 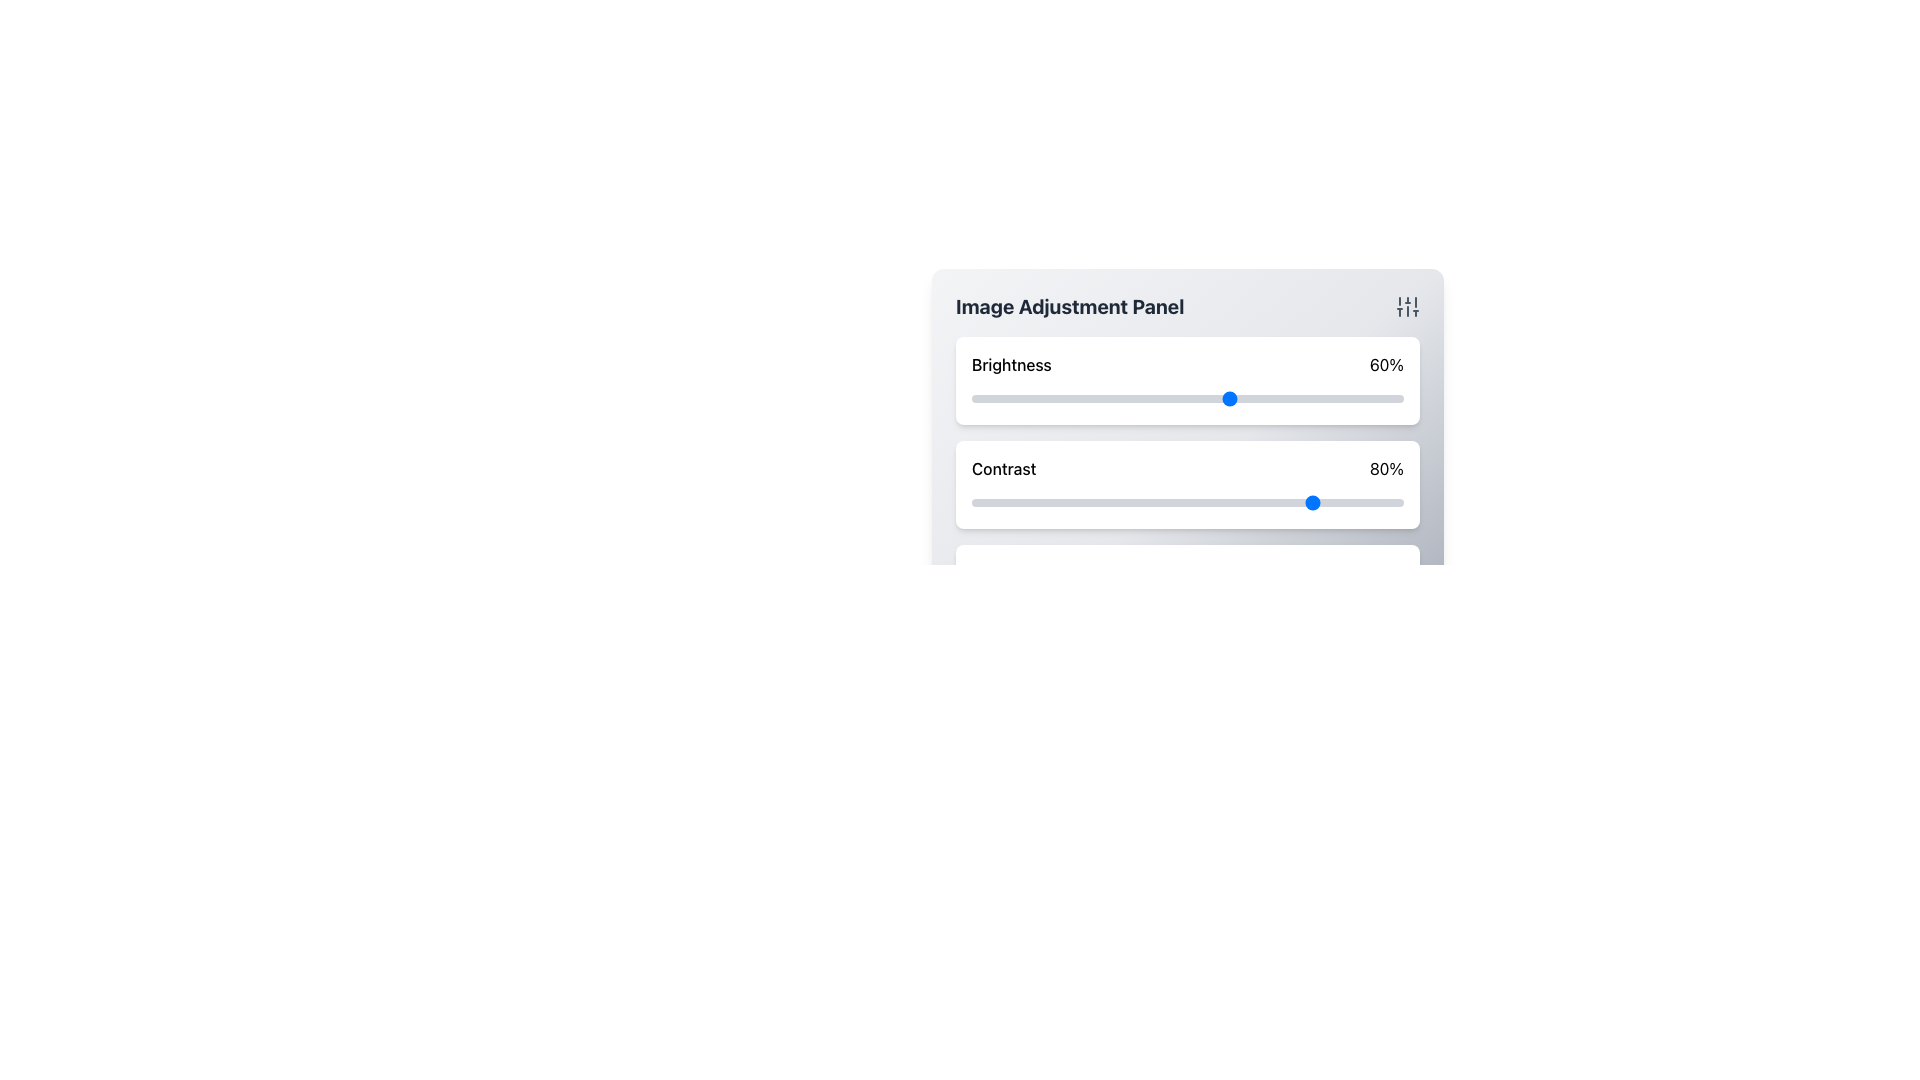 I want to click on brightness, so click(x=1028, y=398).